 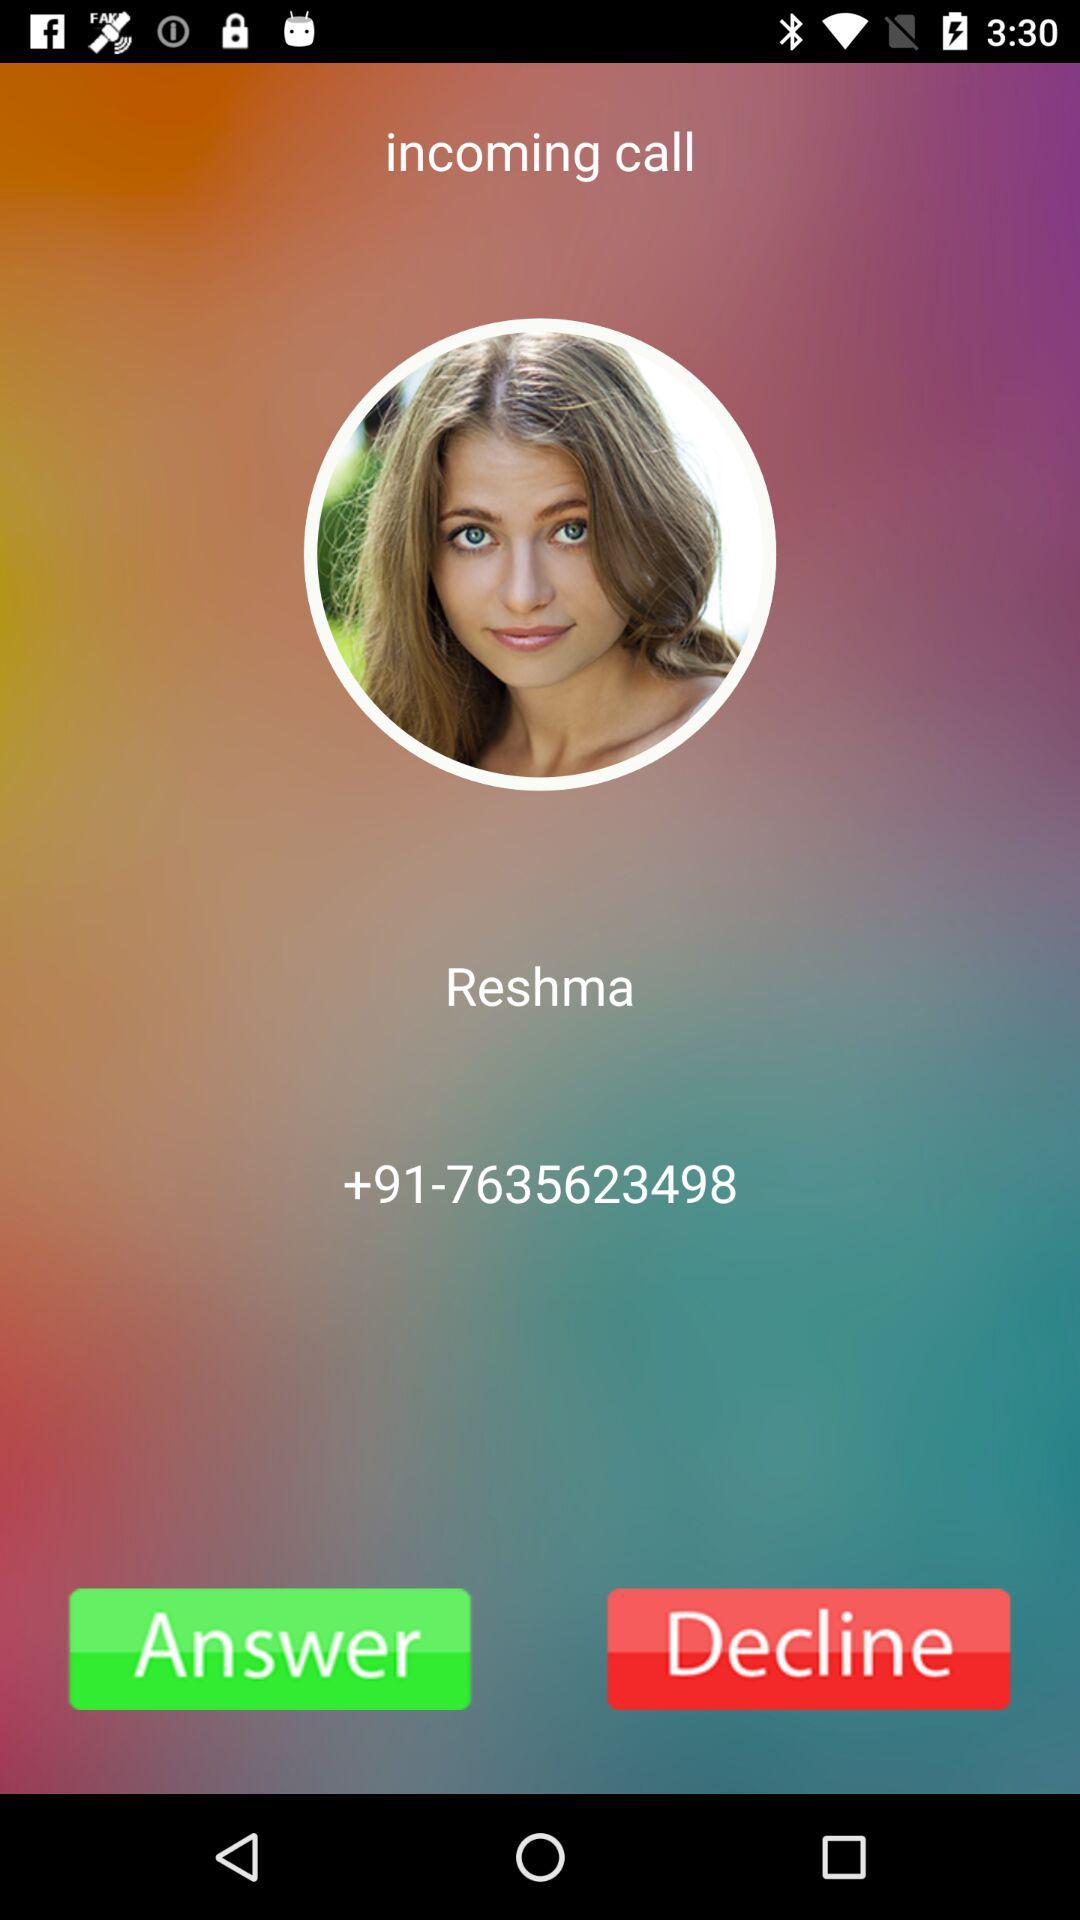 I want to click on icon below +91-7635623498 icon, so click(x=810, y=1649).